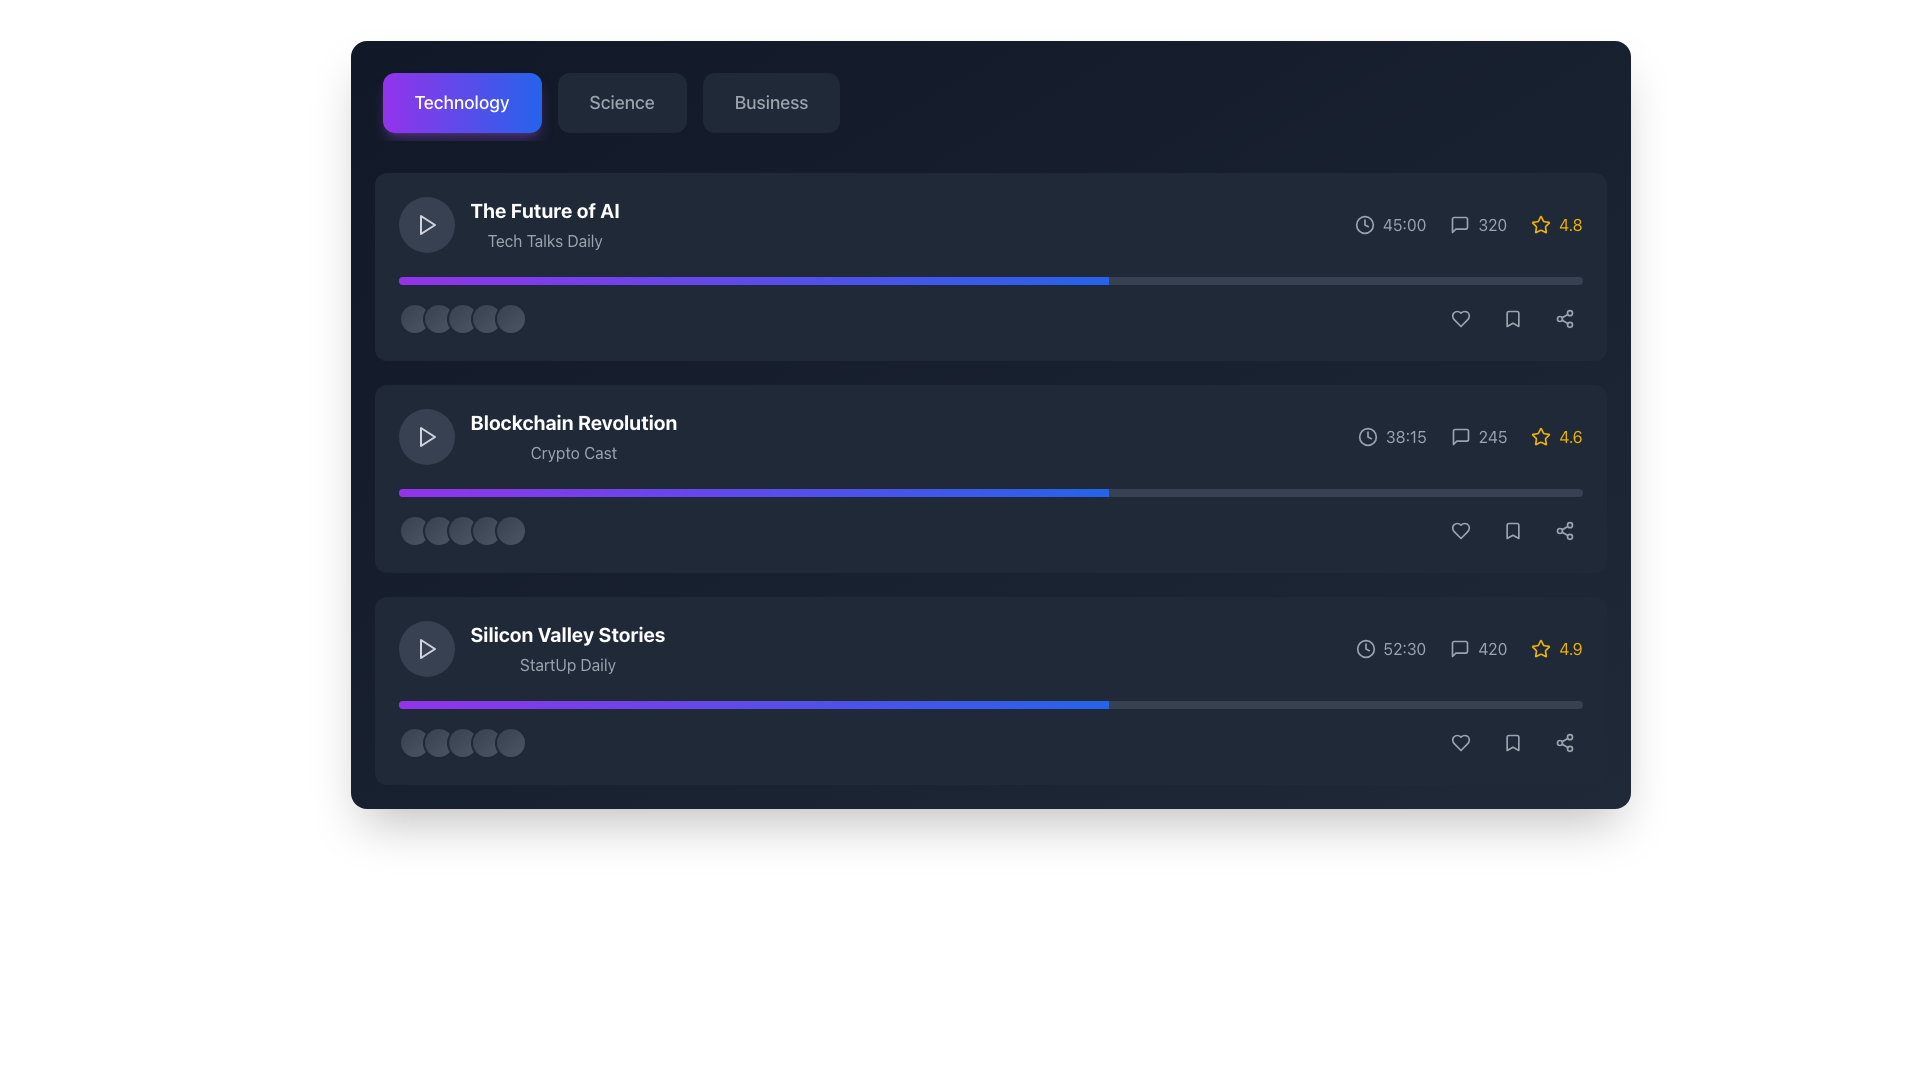 The height and width of the screenshot is (1080, 1920). I want to click on descriptive title text element located in the middle of the list item, positioned above the smaller text 'StartUp Daily', so click(566, 635).